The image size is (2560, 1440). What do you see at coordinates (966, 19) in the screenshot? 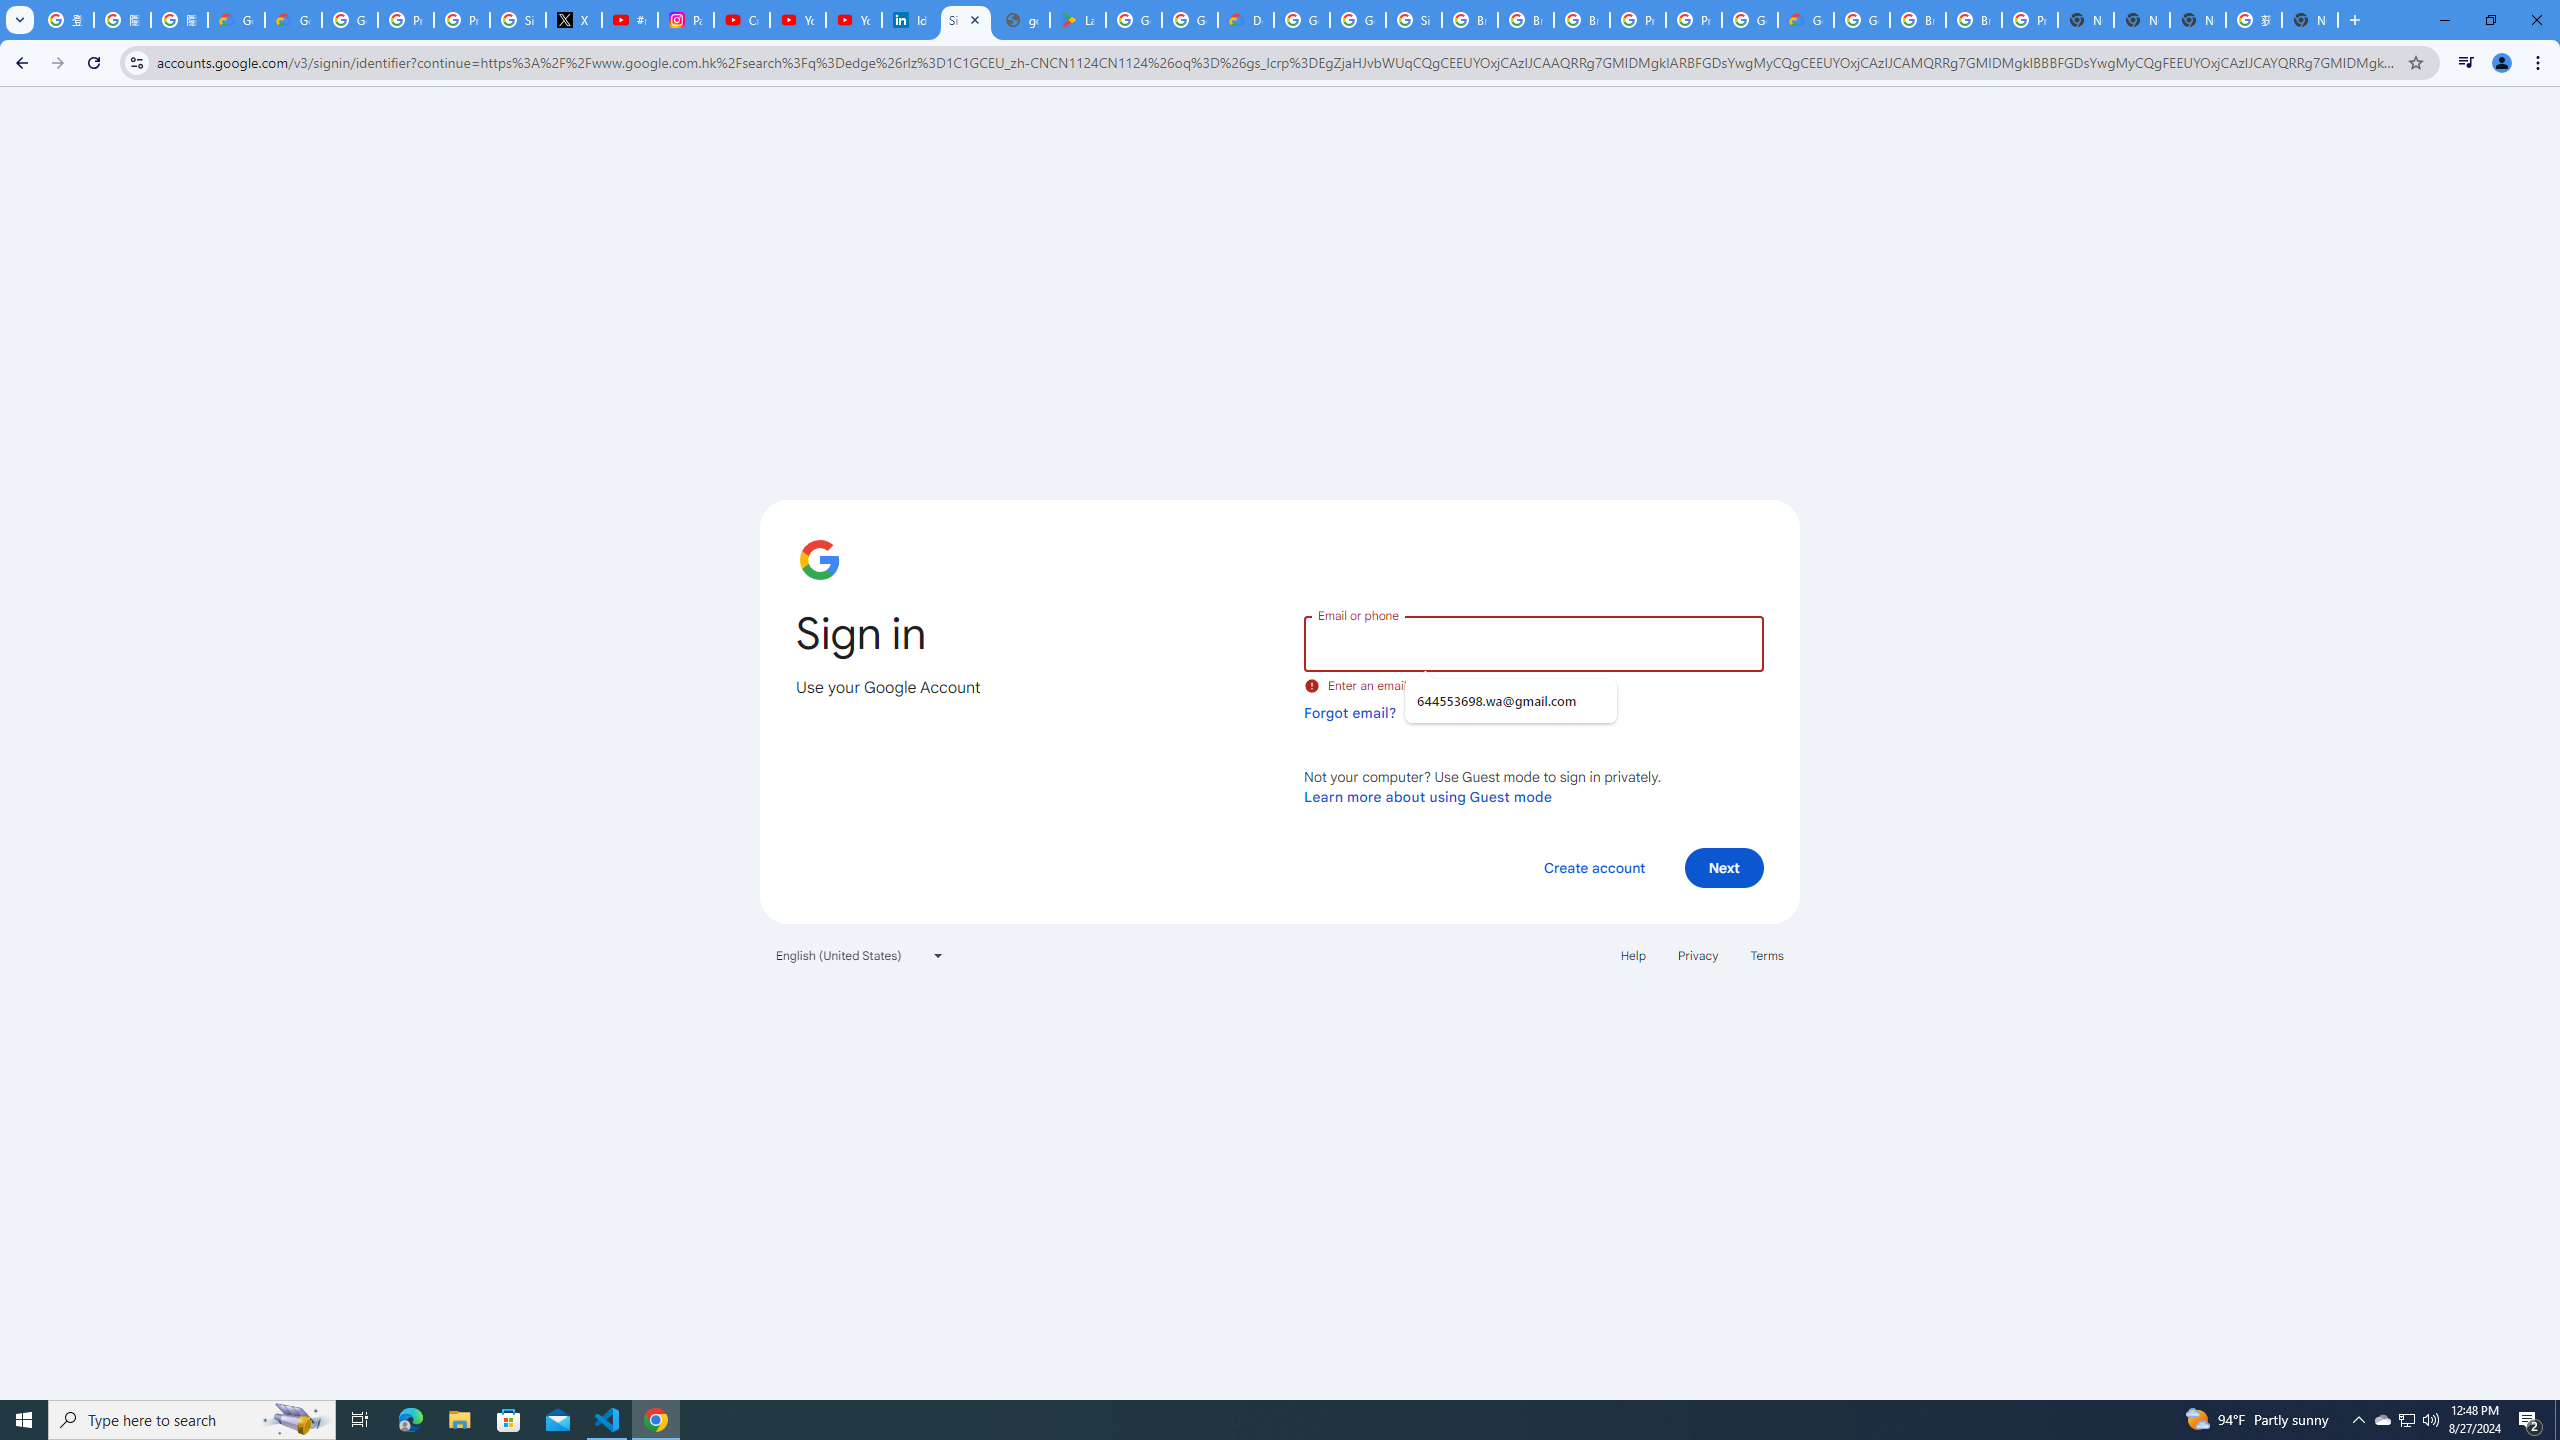
I see `'Sign in - Google Accounts'` at bounding box center [966, 19].